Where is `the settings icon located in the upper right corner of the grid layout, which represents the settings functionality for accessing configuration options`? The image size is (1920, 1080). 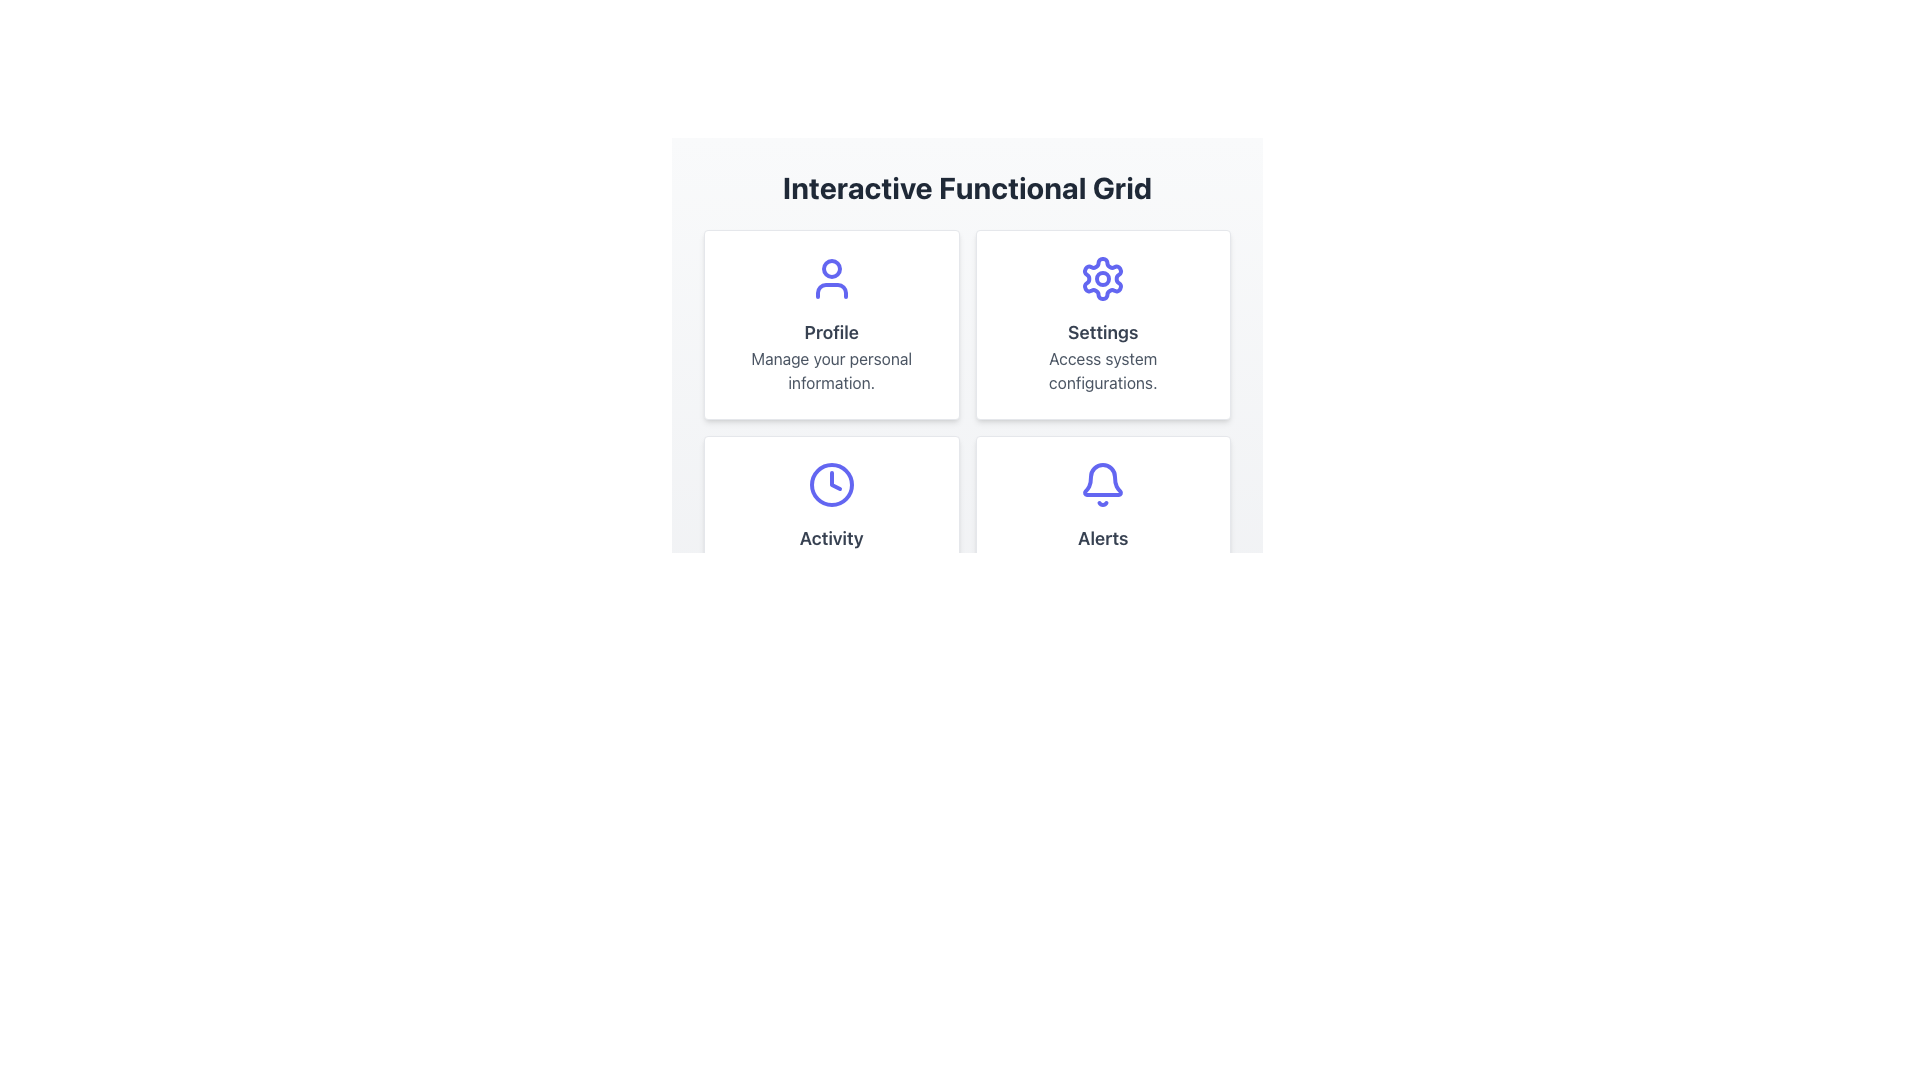 the settings icon located in the upper right corner of the grid layout, which represents the settings functionality for accessing configuration options is located at coordinates (1102, 278).